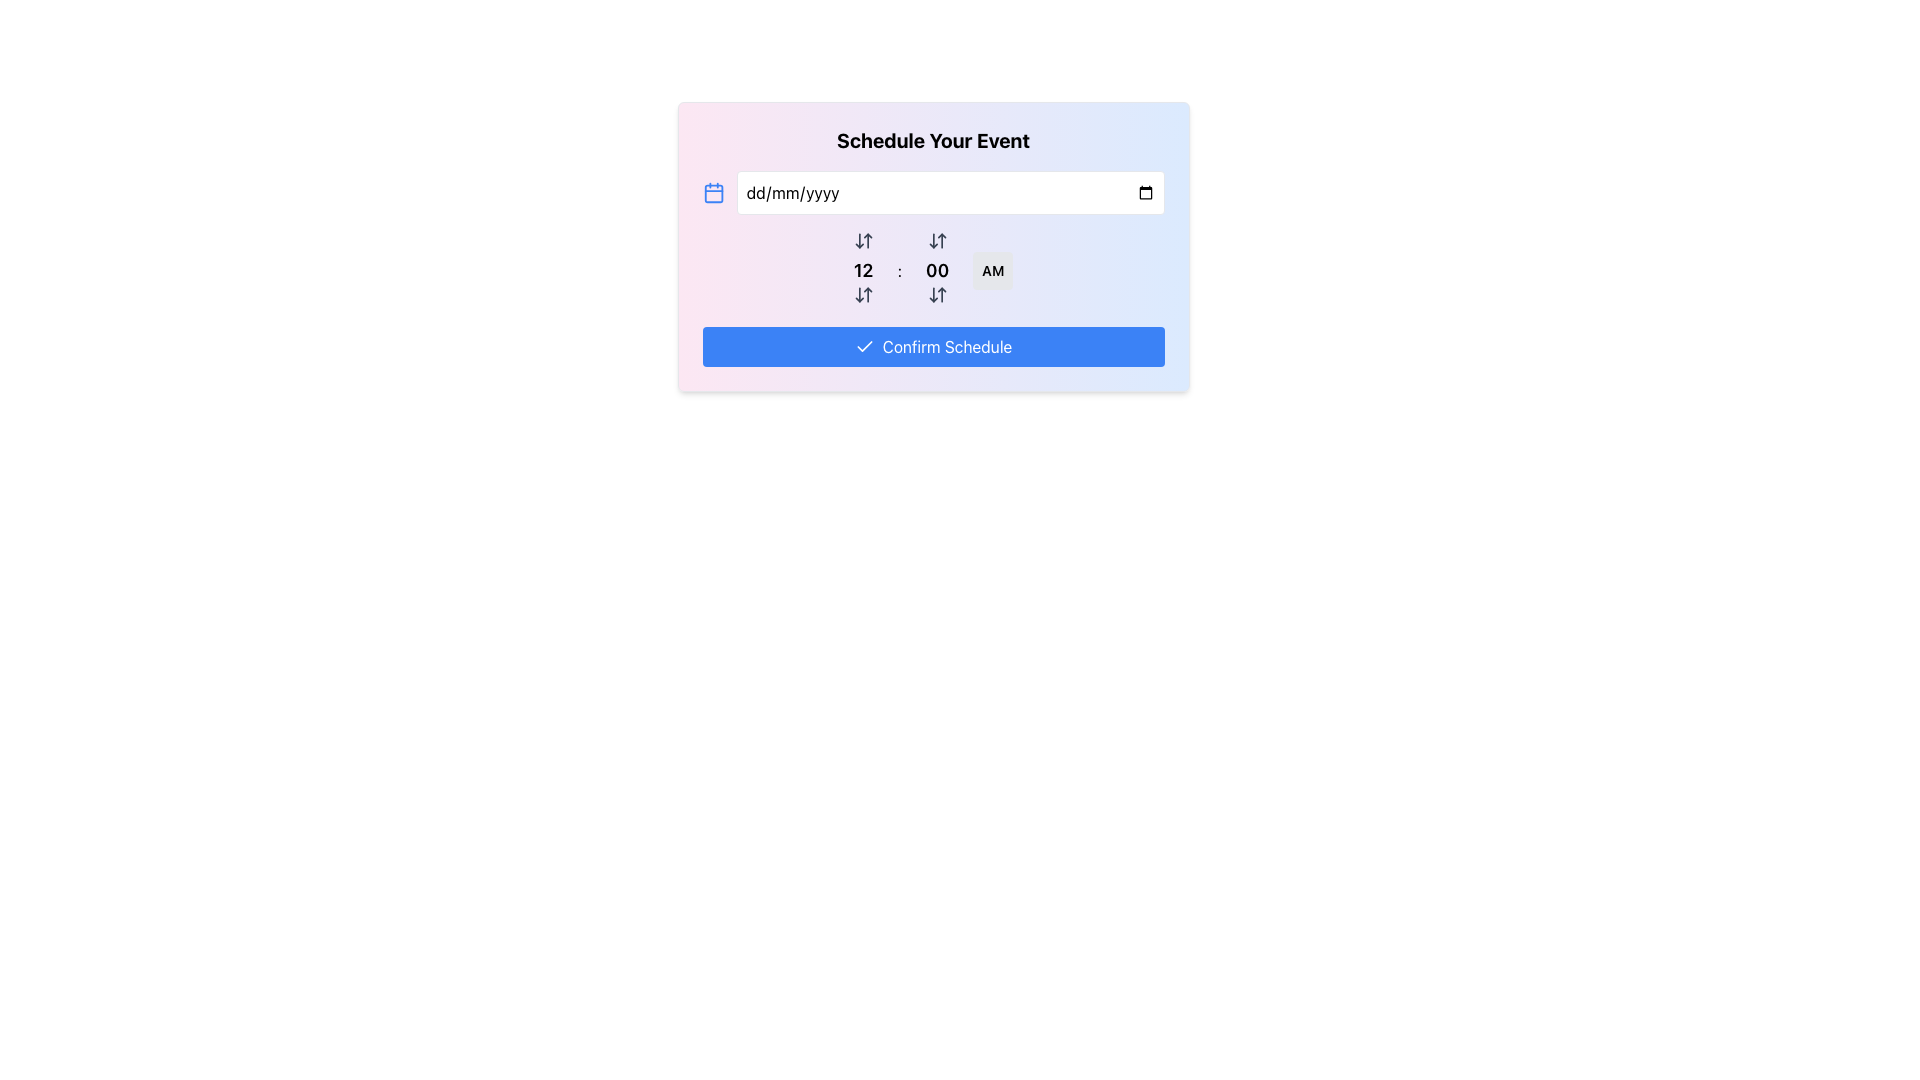 This screenshot has width=1920, height=1080. Describe the element at coordinates (713, 192) in the screenshot. I see `the calendar icon button` at that location.